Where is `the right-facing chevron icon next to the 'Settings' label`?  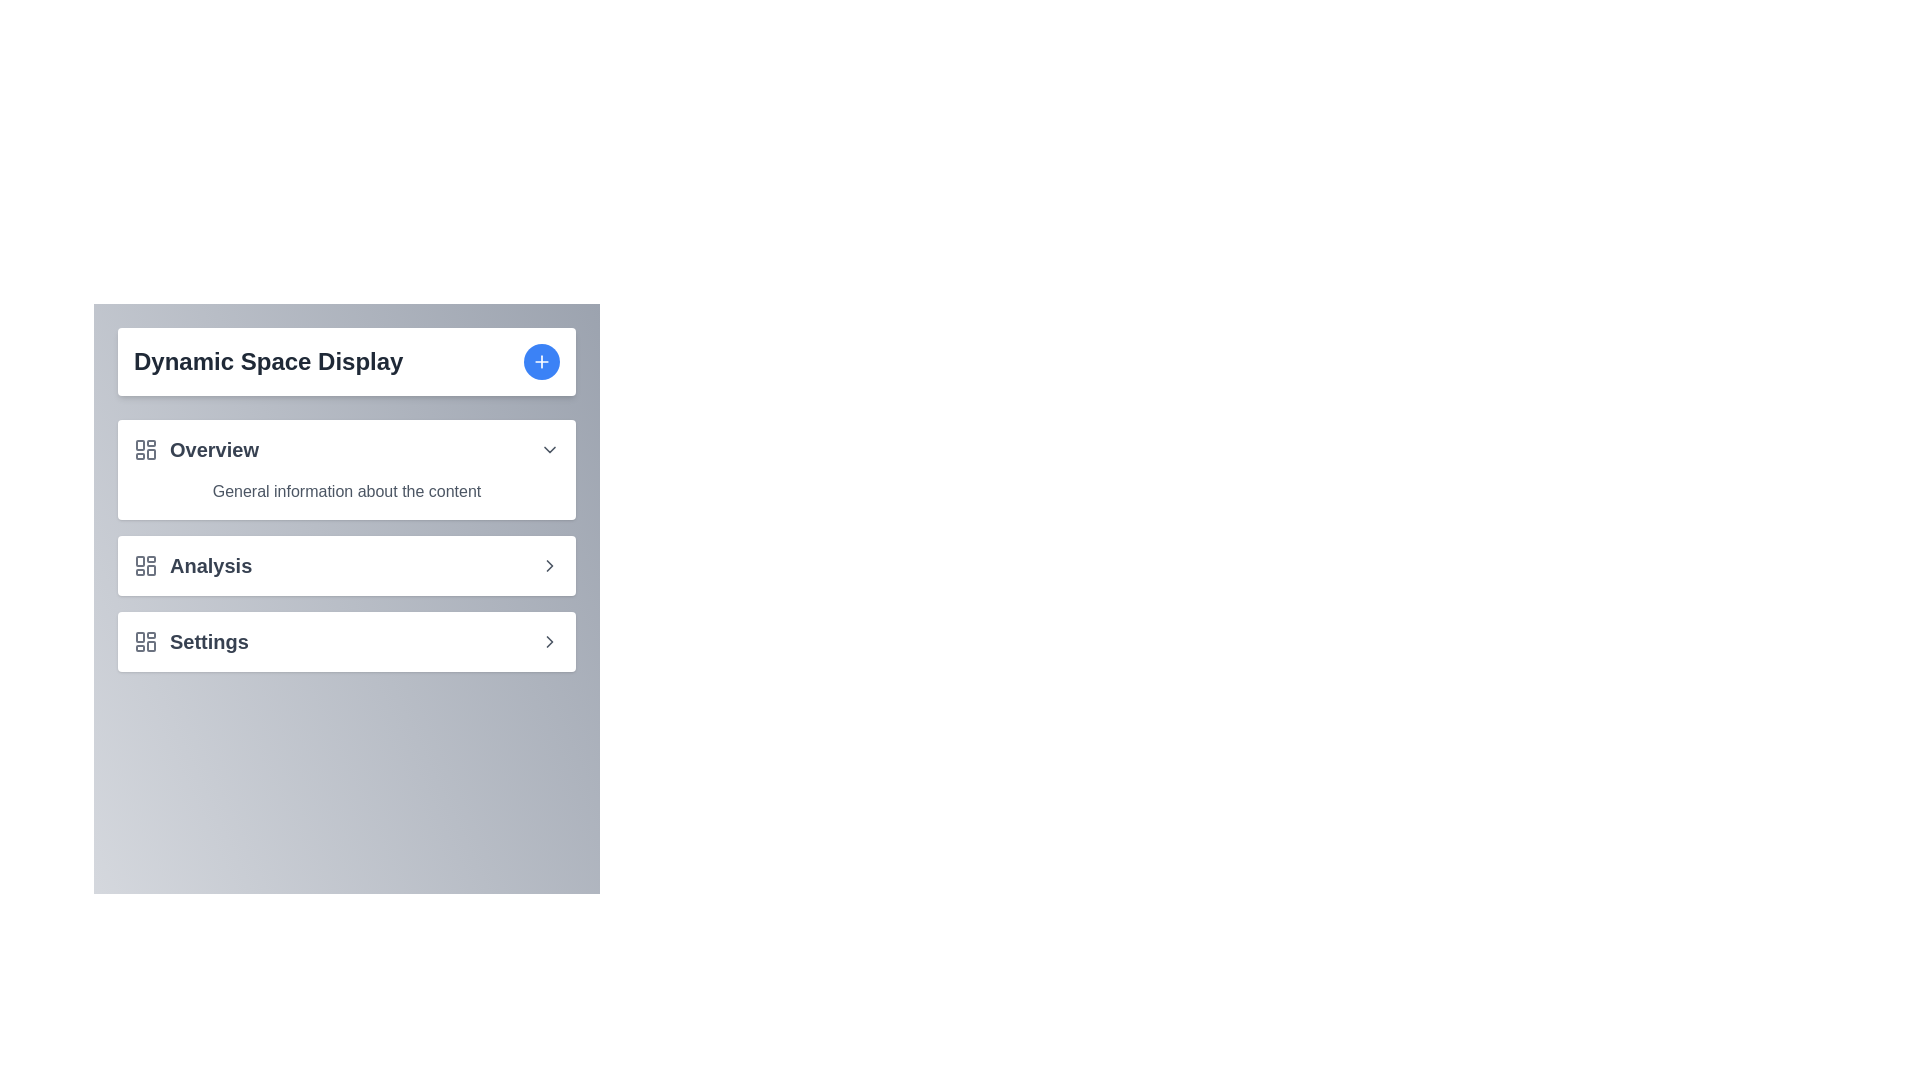 the right-facing chevron icon next to the 'Settings' label is located at coordinates (550, 641).